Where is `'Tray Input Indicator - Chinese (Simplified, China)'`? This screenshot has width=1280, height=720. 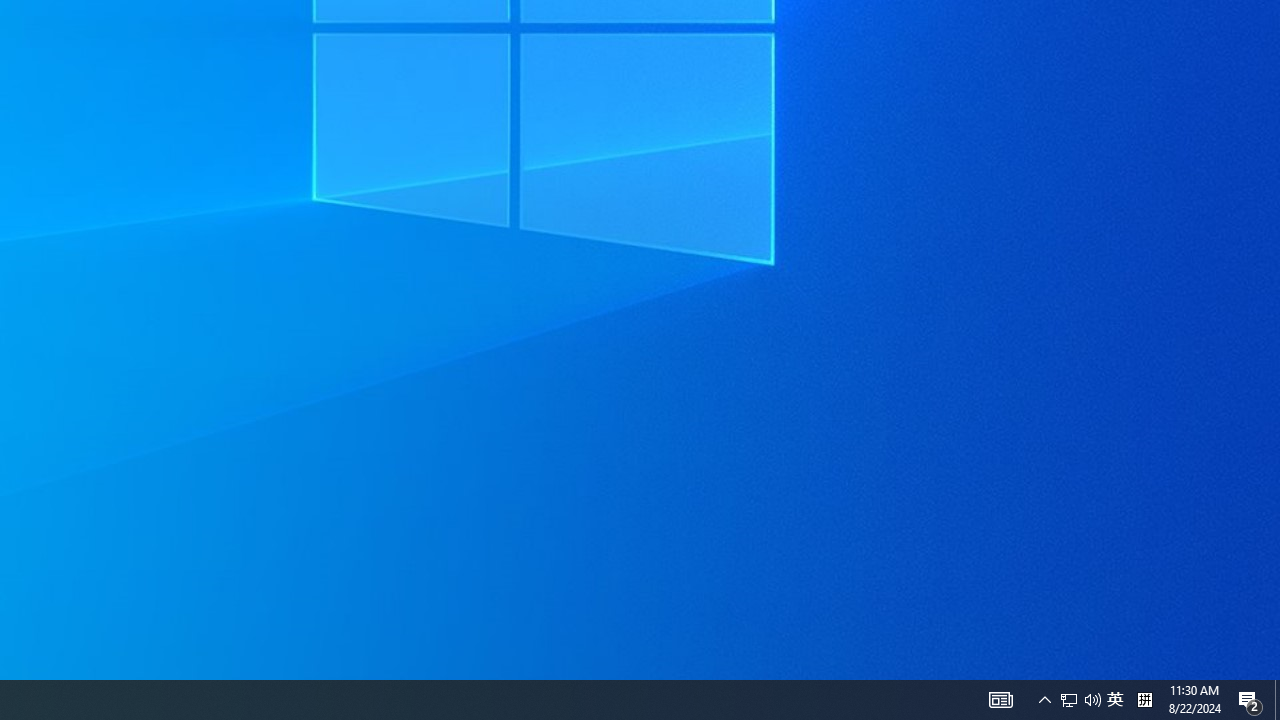 'Tray Input Indicator - Chinese (Simplified, China)' is located at coordinates (1144, 698).